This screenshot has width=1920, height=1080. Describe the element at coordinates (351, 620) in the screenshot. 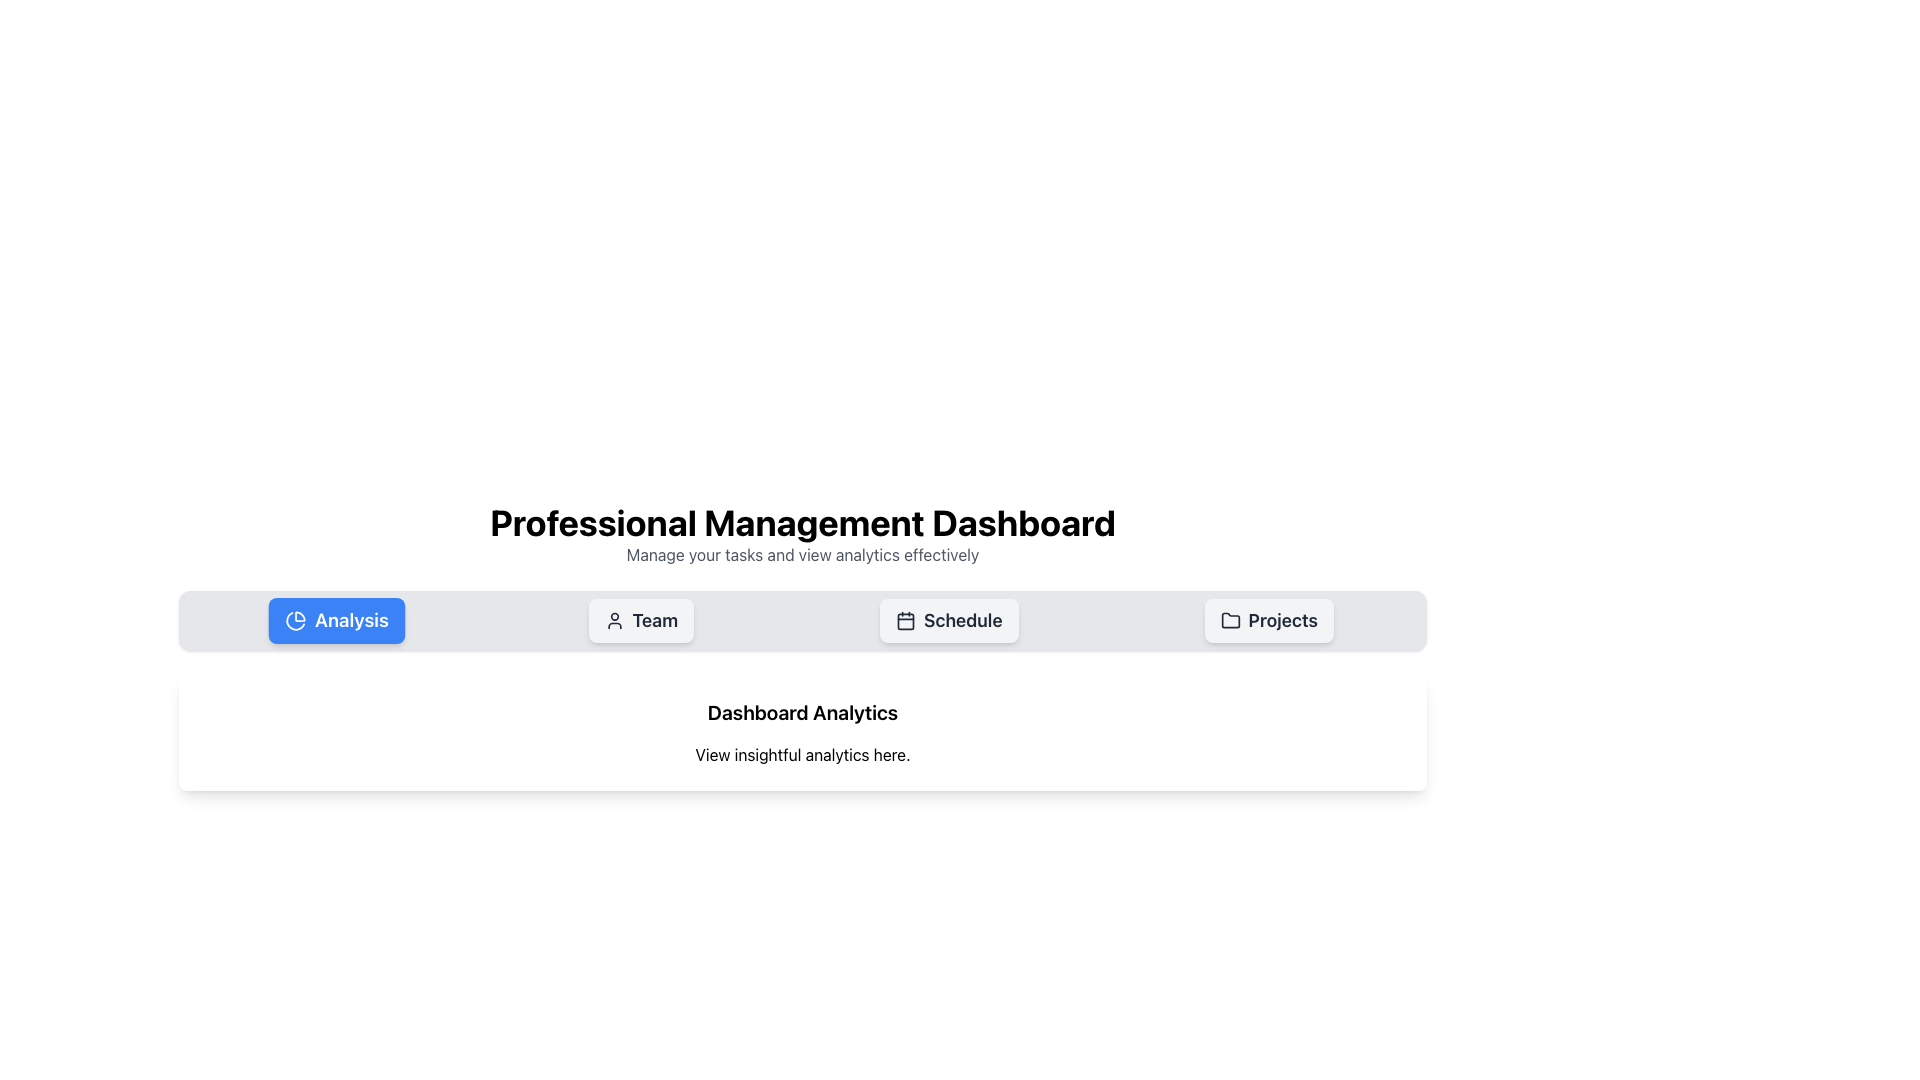

I see `text 'Analysis' from the blue button labeled 'Analysis' located in the menu bar at the top of the page` at that location.